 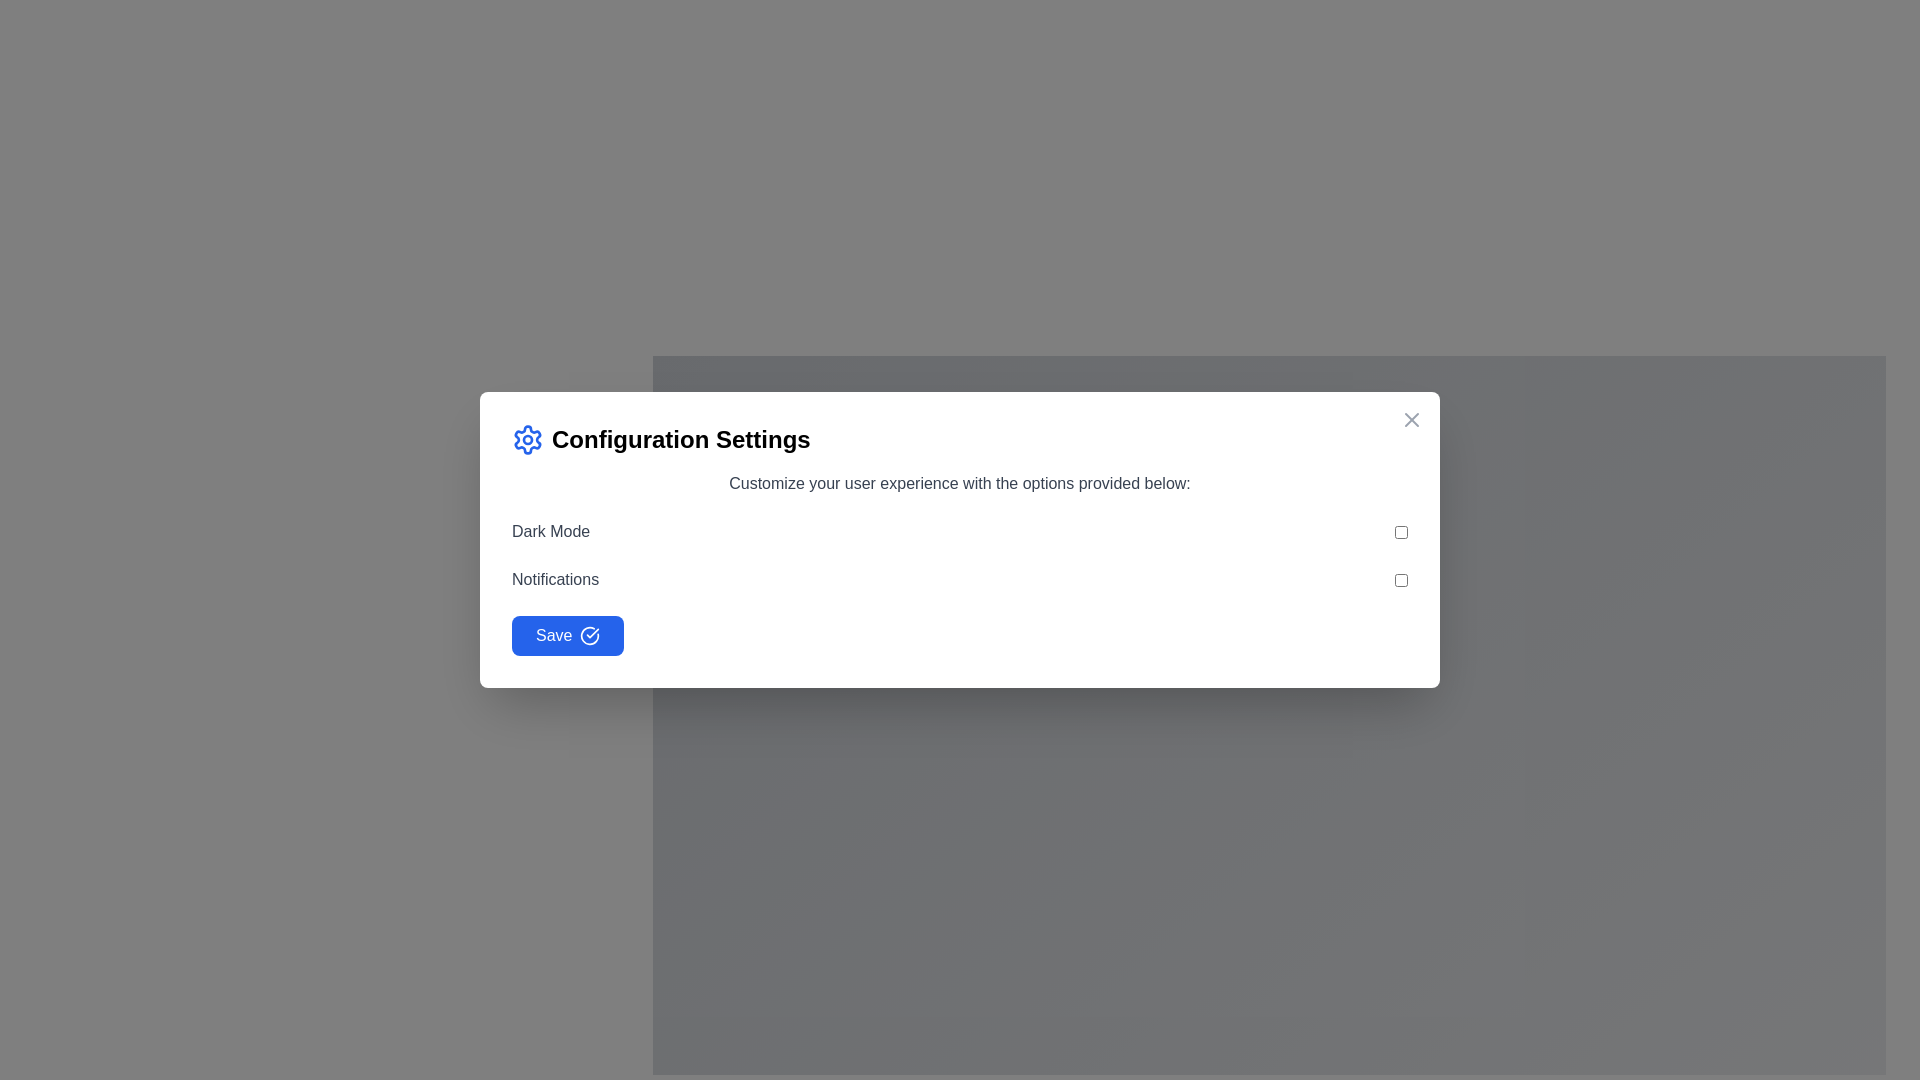 I want to click on the blue 'Save' button with rounded edges featuring a check-circle icon located at the bottom-left of the 'Configuration Settings' panel, so click(x=567, y=636).